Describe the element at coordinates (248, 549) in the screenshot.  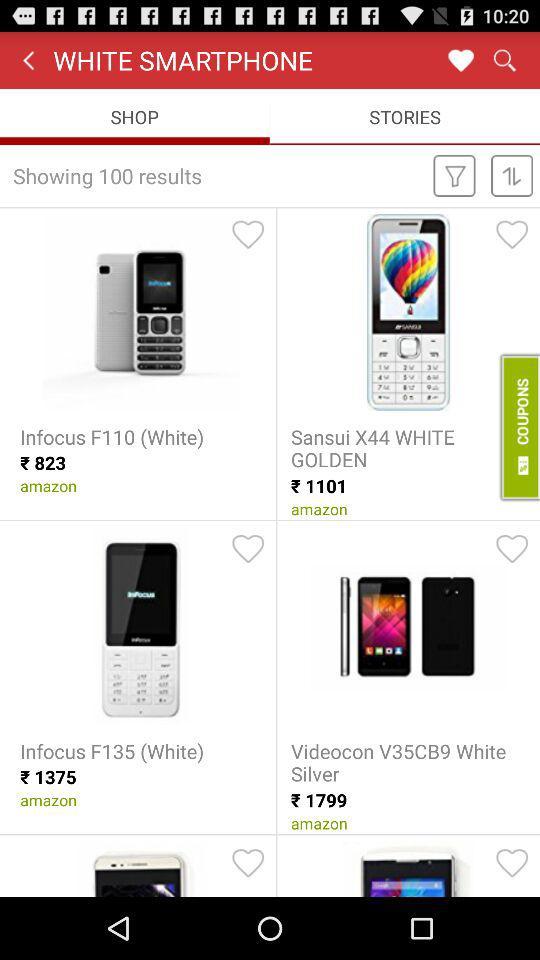
I see `you enjoy this phone` at that location.